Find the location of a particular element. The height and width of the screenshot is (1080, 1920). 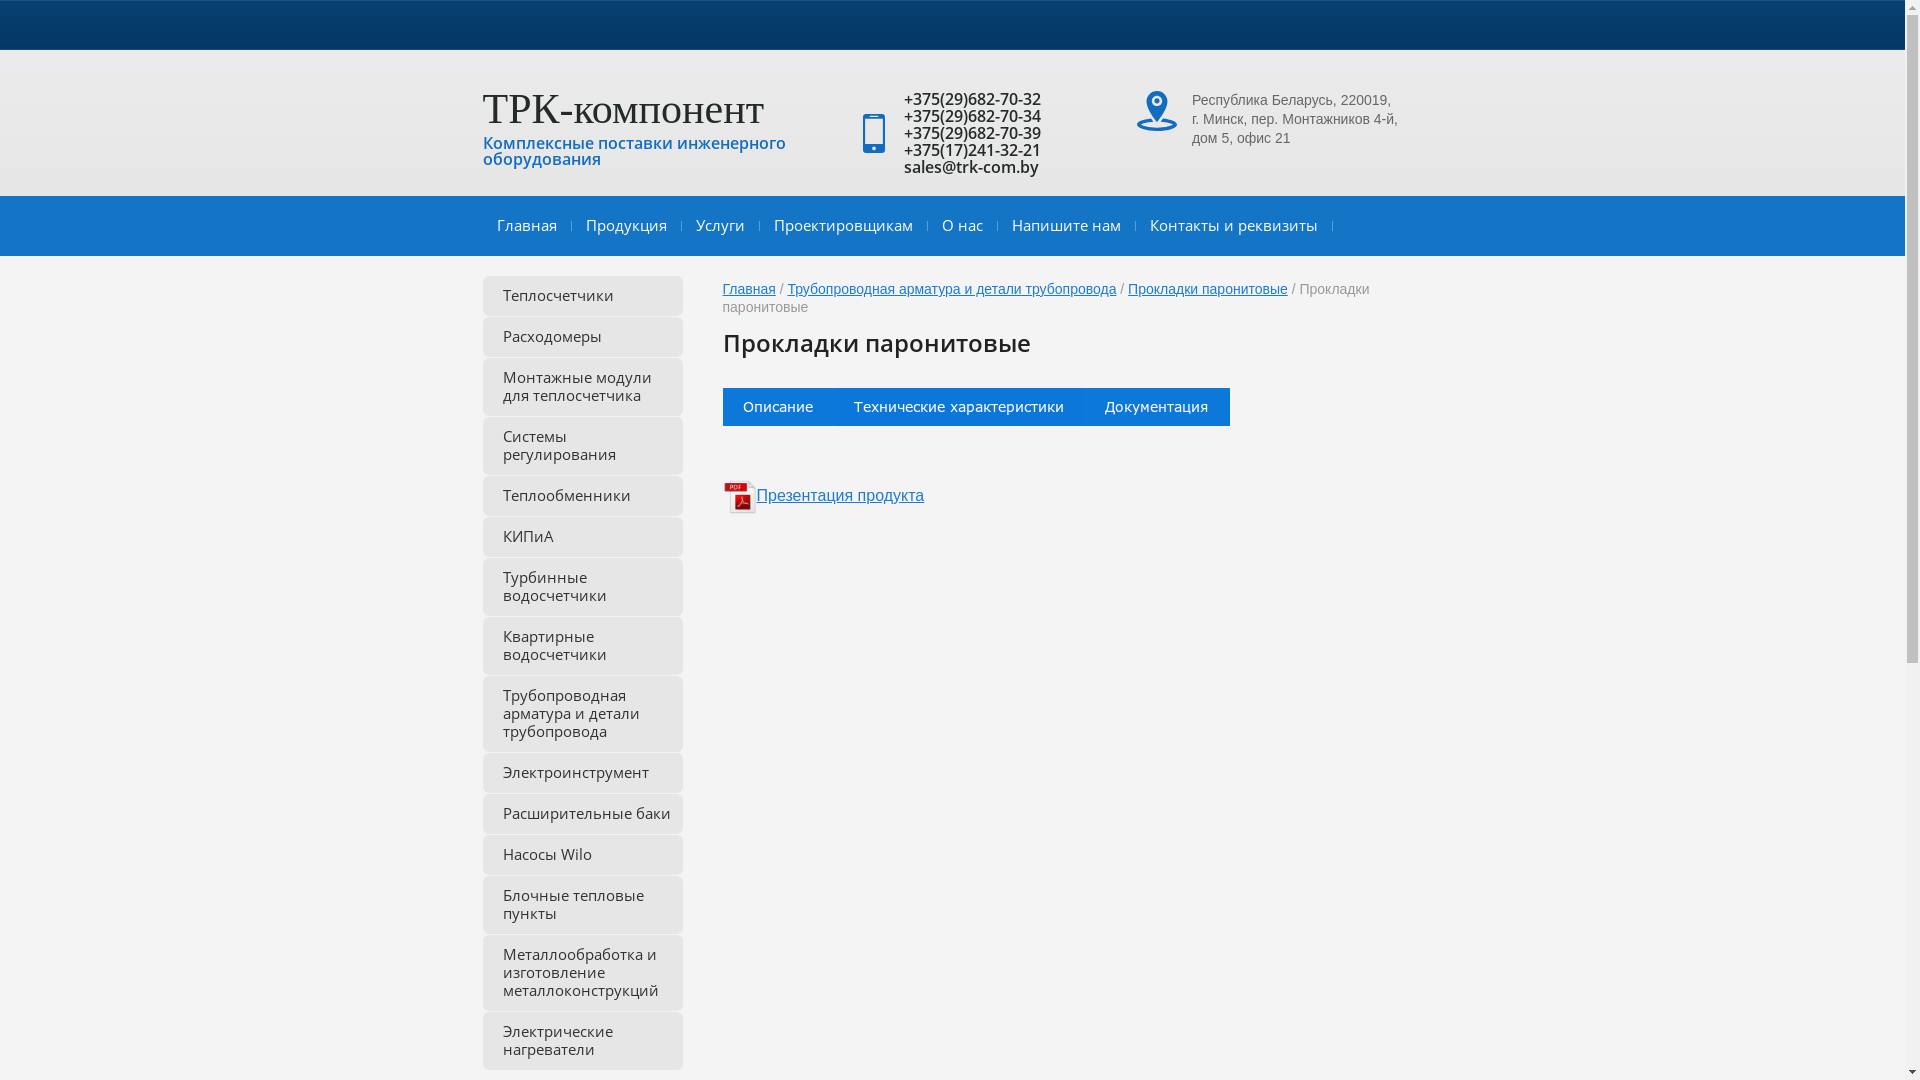

'+375(29)682-70-32' is located at coordinates (972, 99).